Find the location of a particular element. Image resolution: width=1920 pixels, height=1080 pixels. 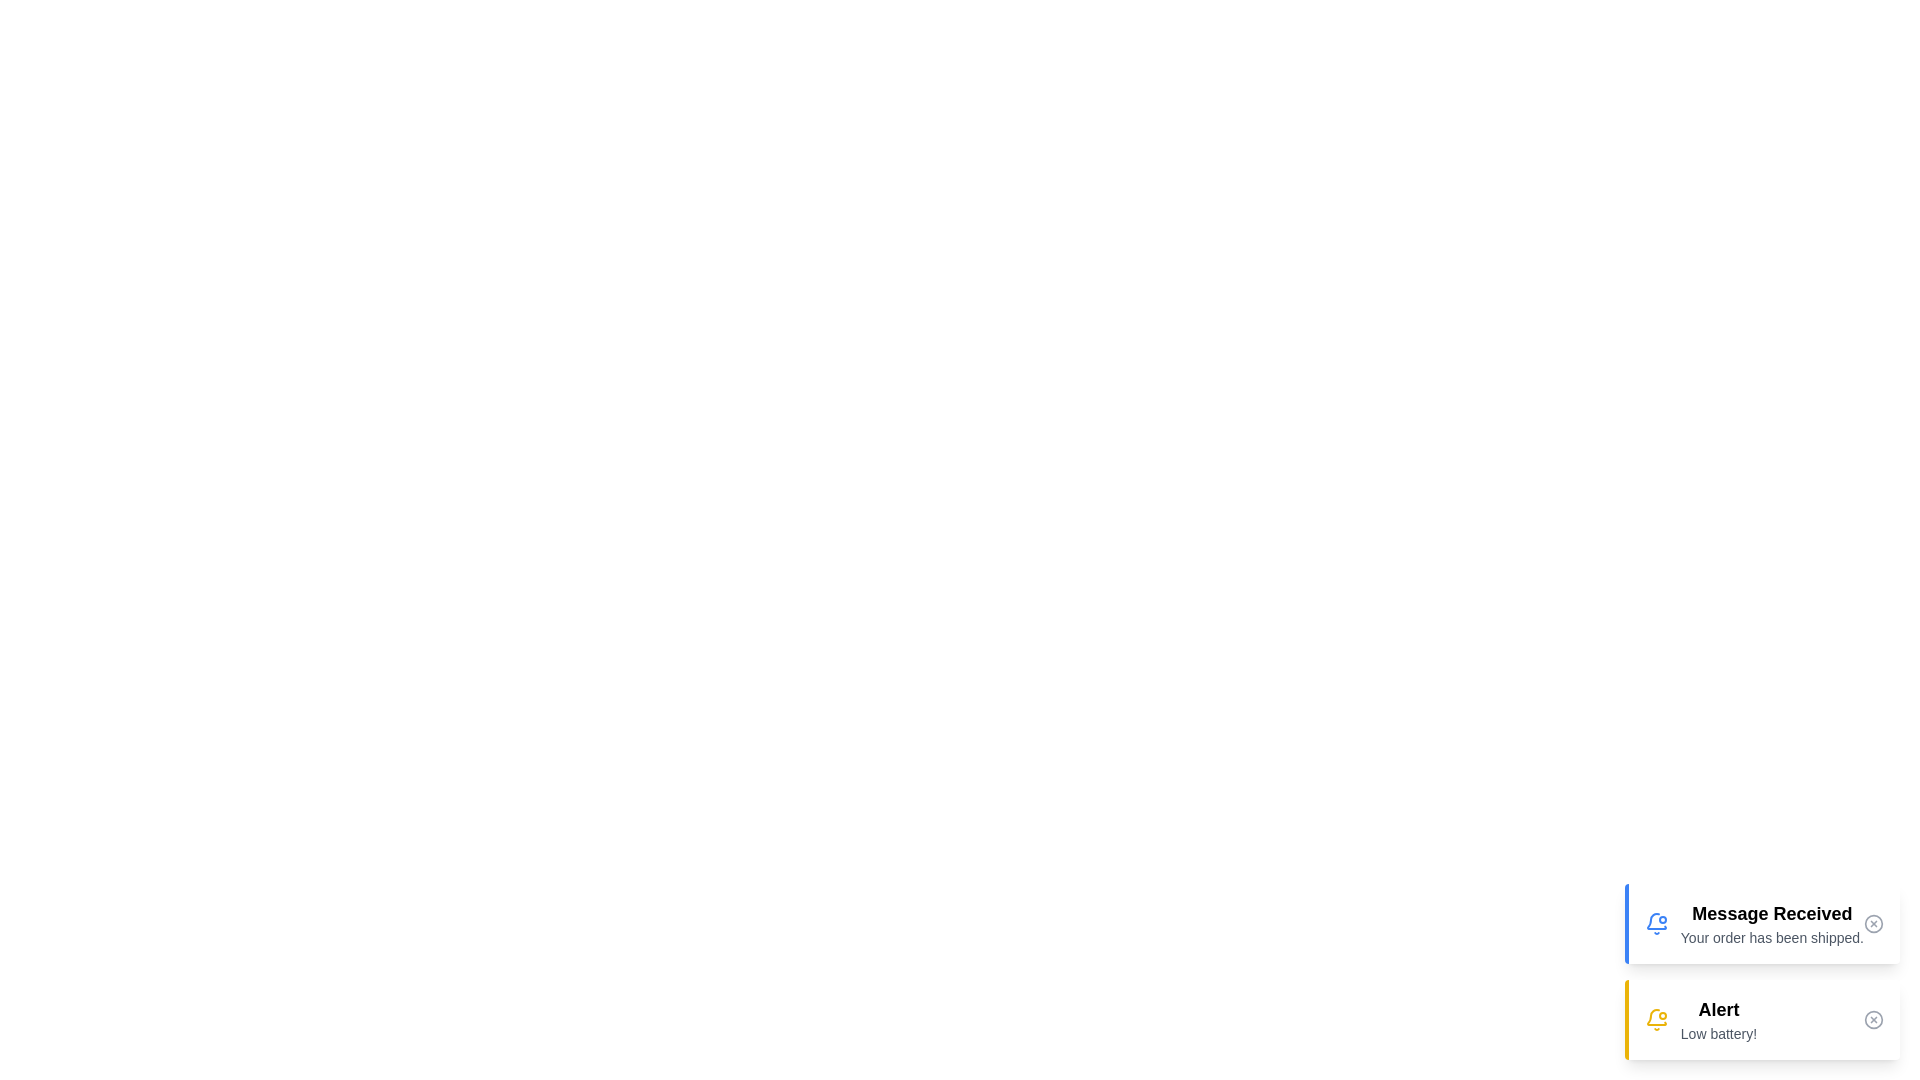

the notification with title Message Received is located at coordinates (1761, 924).